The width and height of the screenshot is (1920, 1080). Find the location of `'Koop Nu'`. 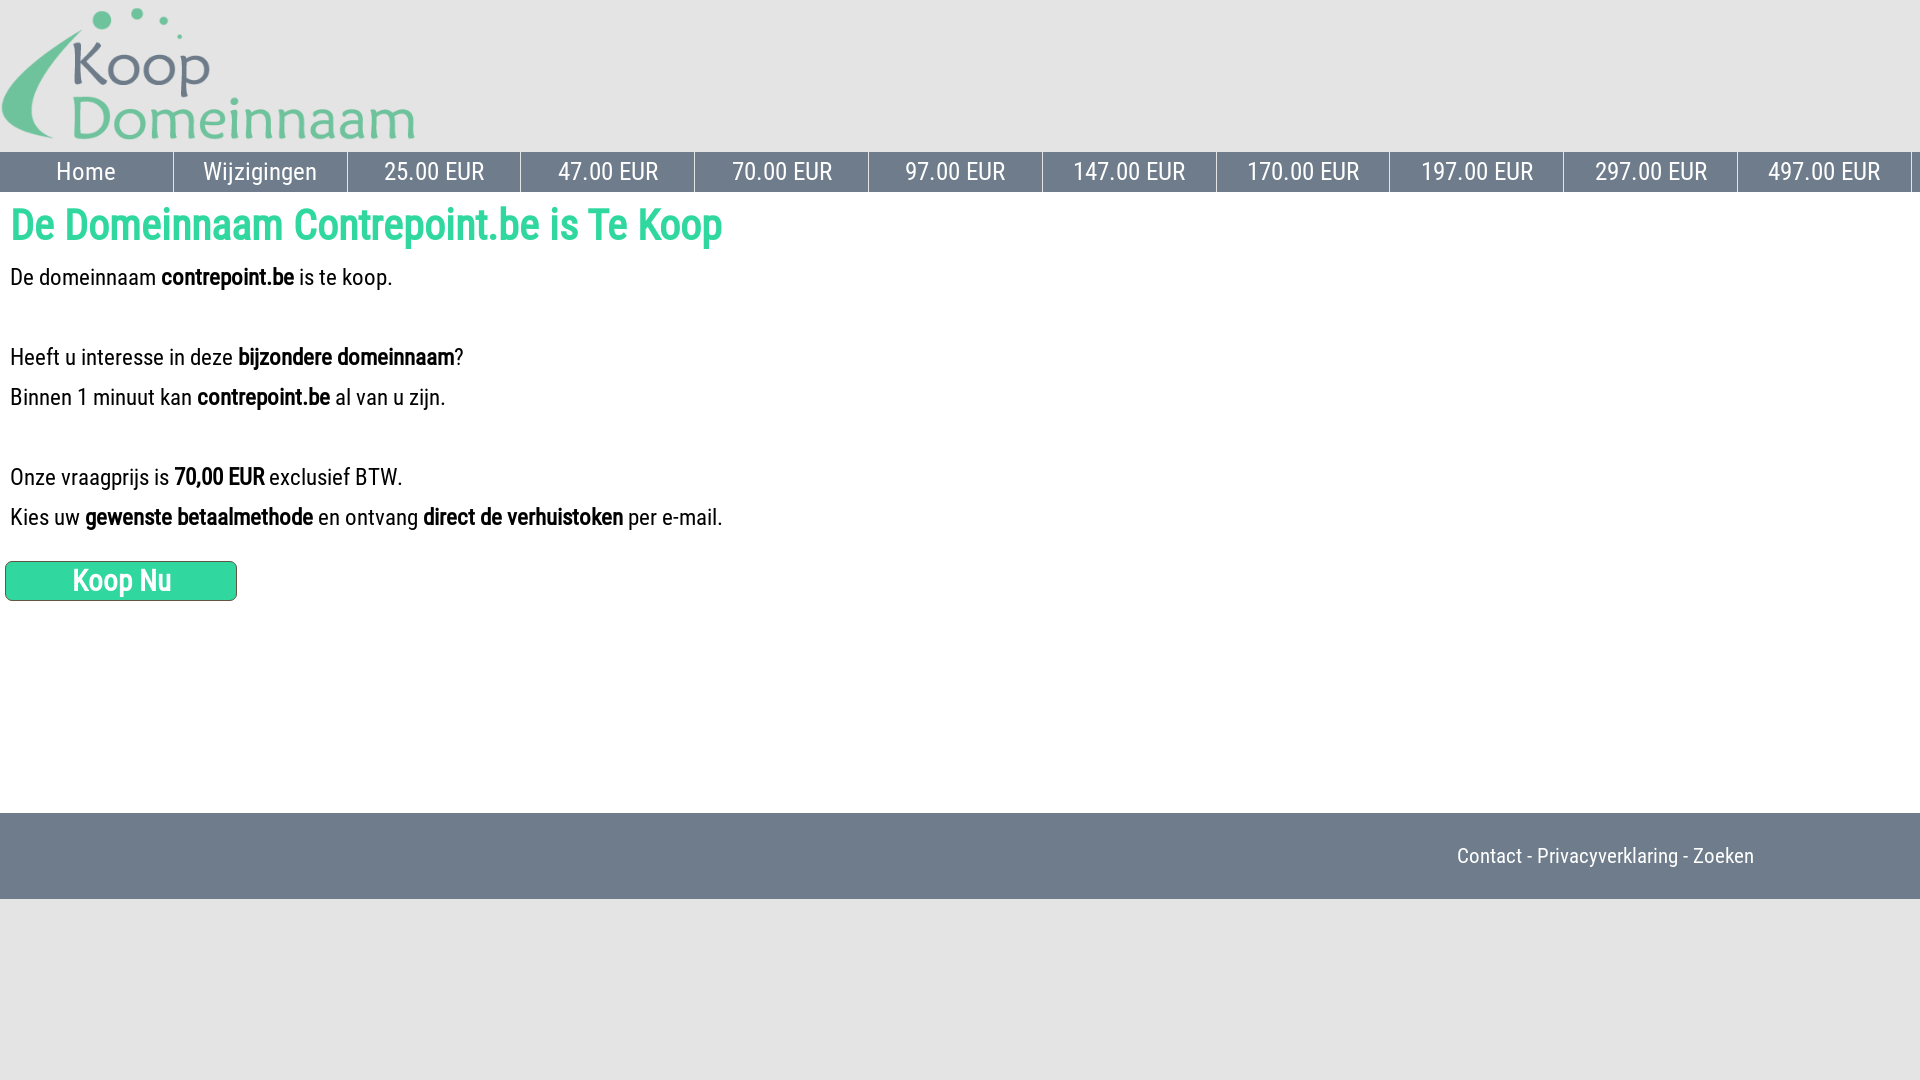

'Koop Nu' is located at coordinates (119, 581).